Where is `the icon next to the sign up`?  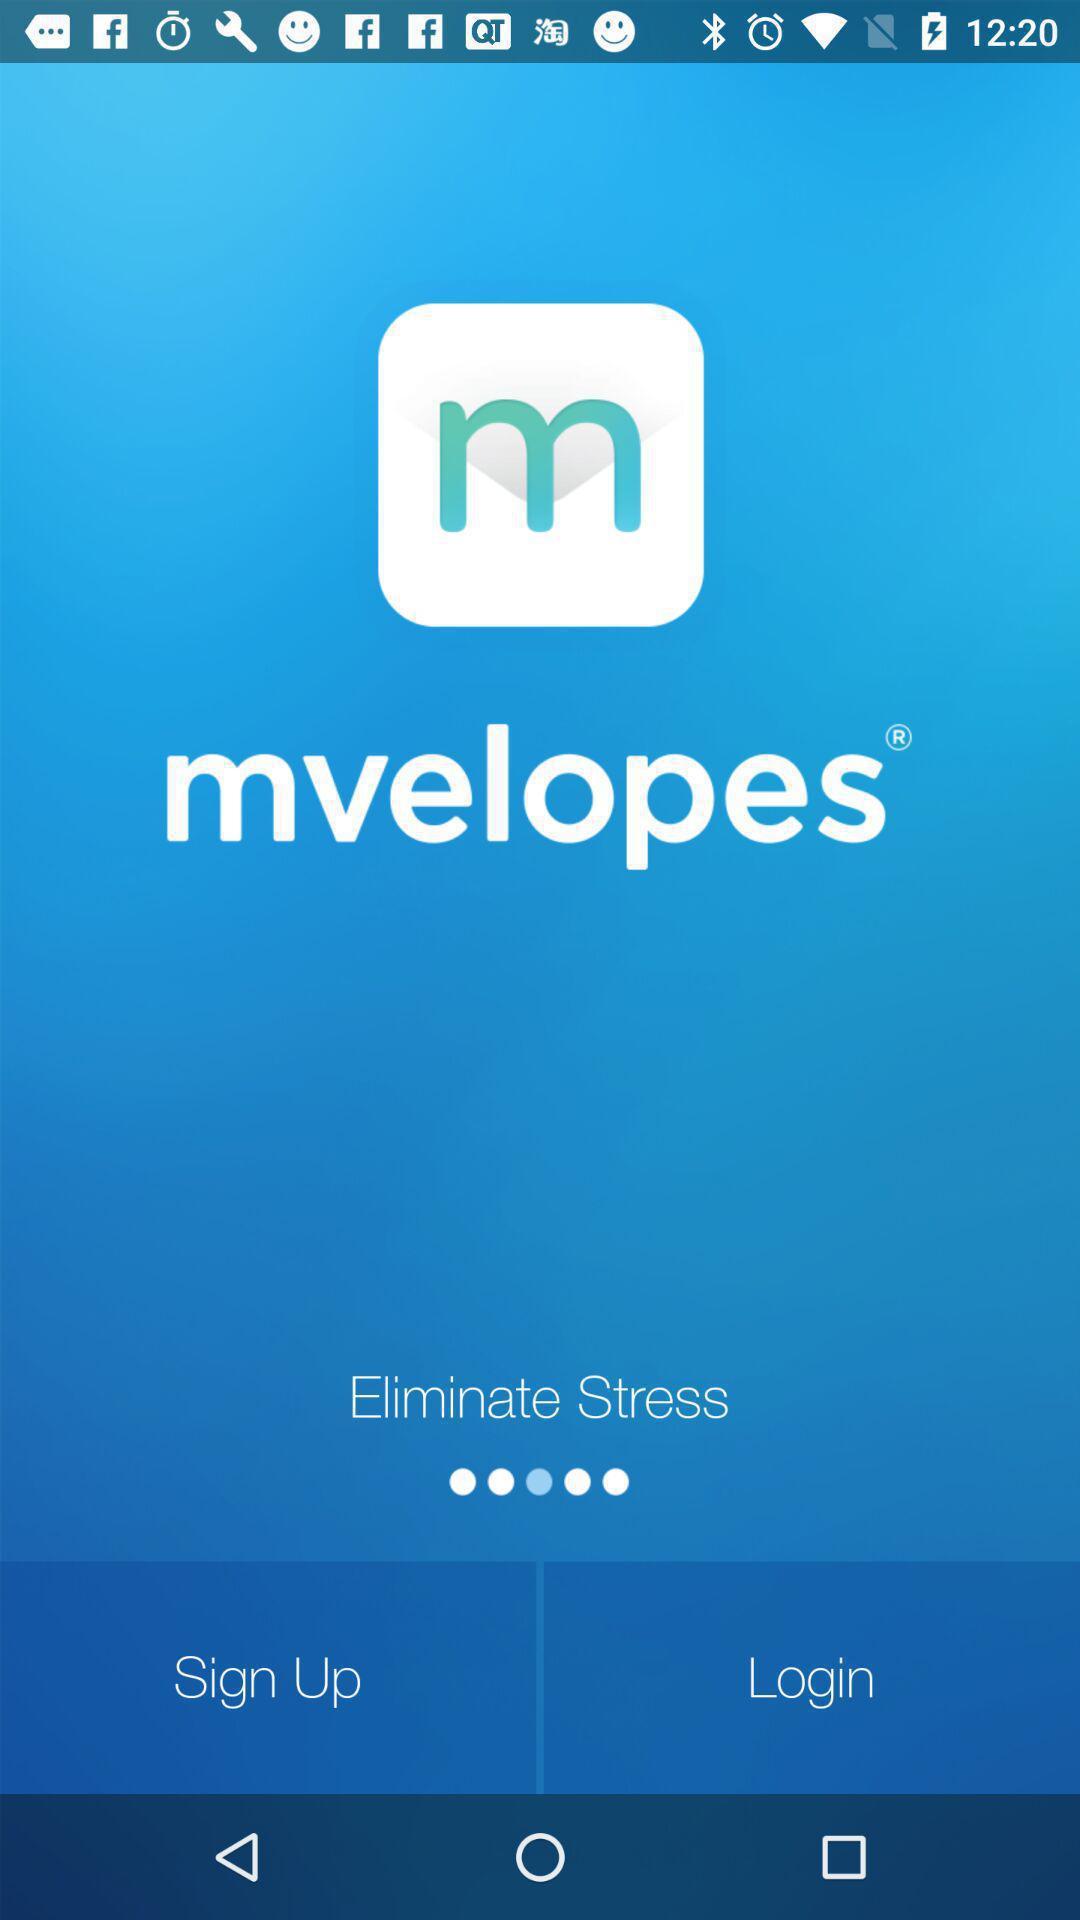
the icon next to the sign up is located at coordinates (811, 1677).